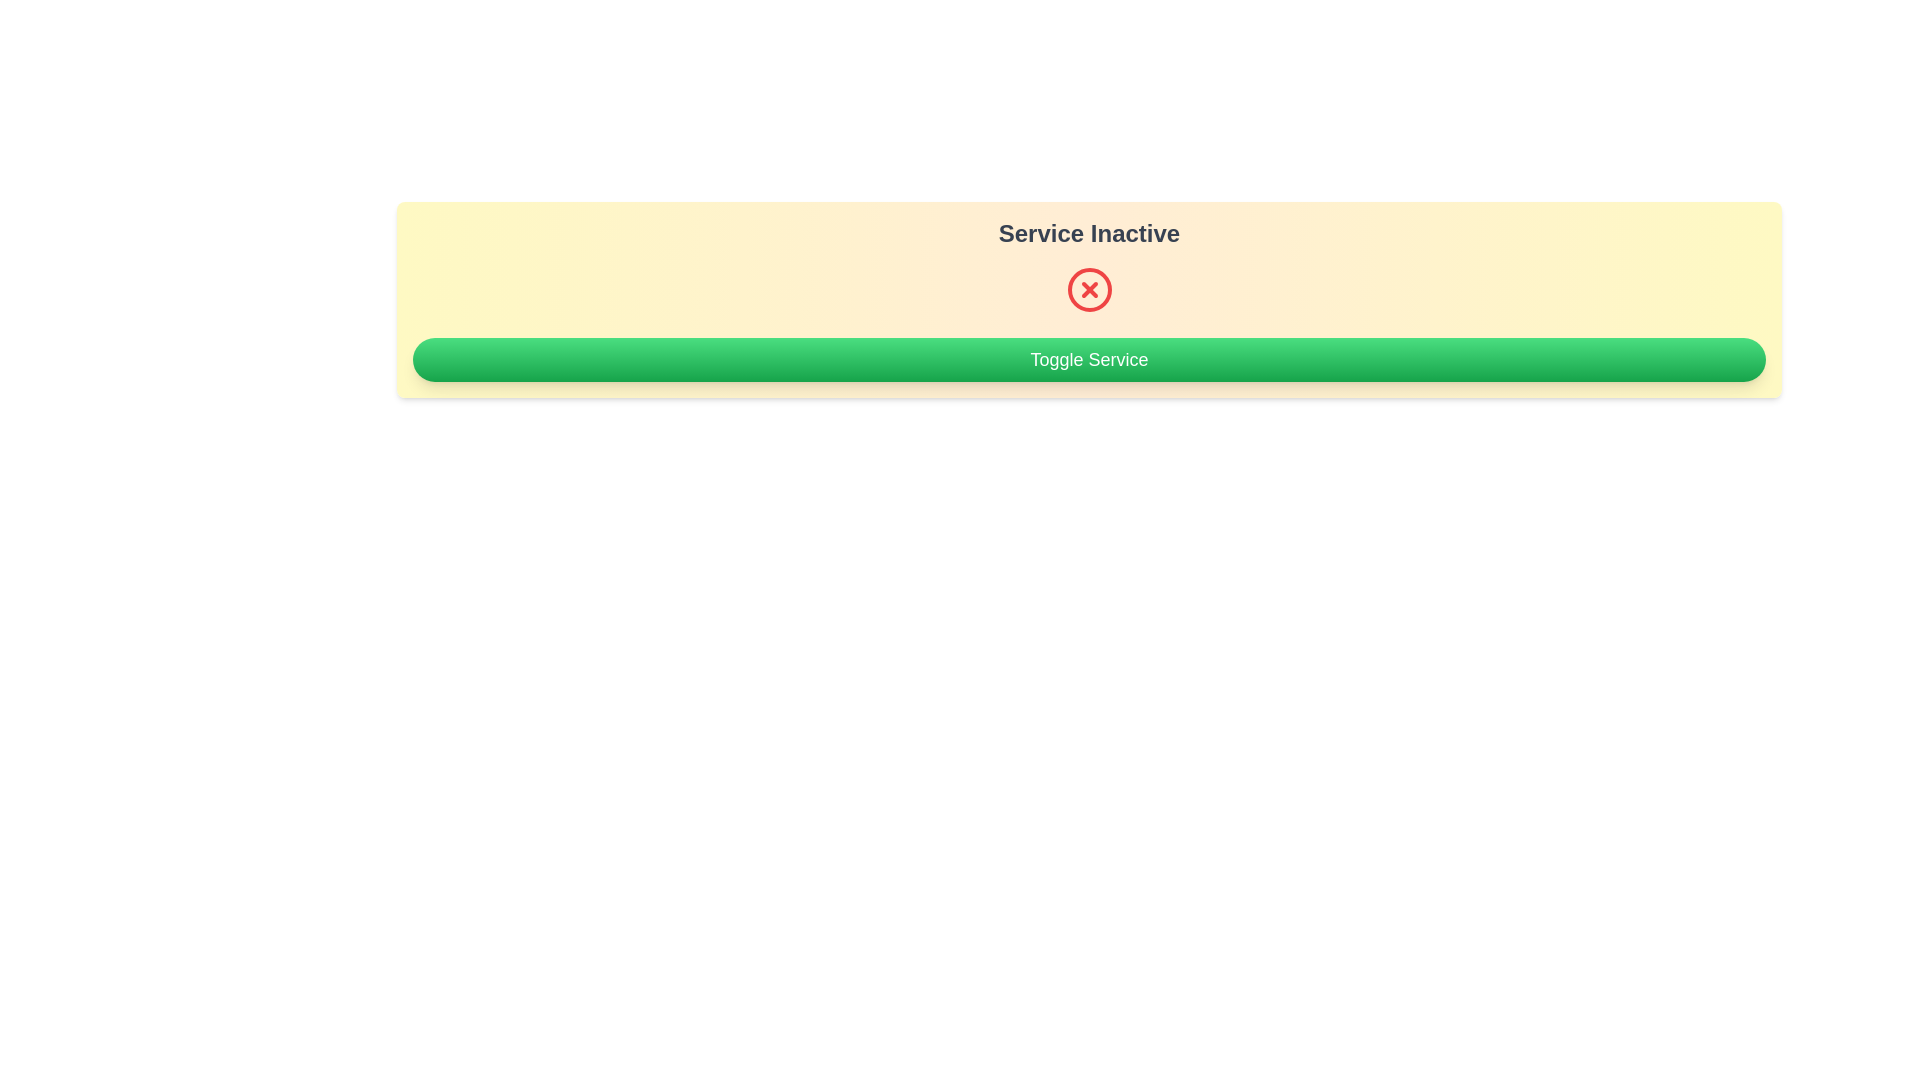  Describe the element at coordinates (1088, 358) in the screenshot. I see `the toggle button located below the 'Service Inactive' header and a red cross icon for interaction` at that location.